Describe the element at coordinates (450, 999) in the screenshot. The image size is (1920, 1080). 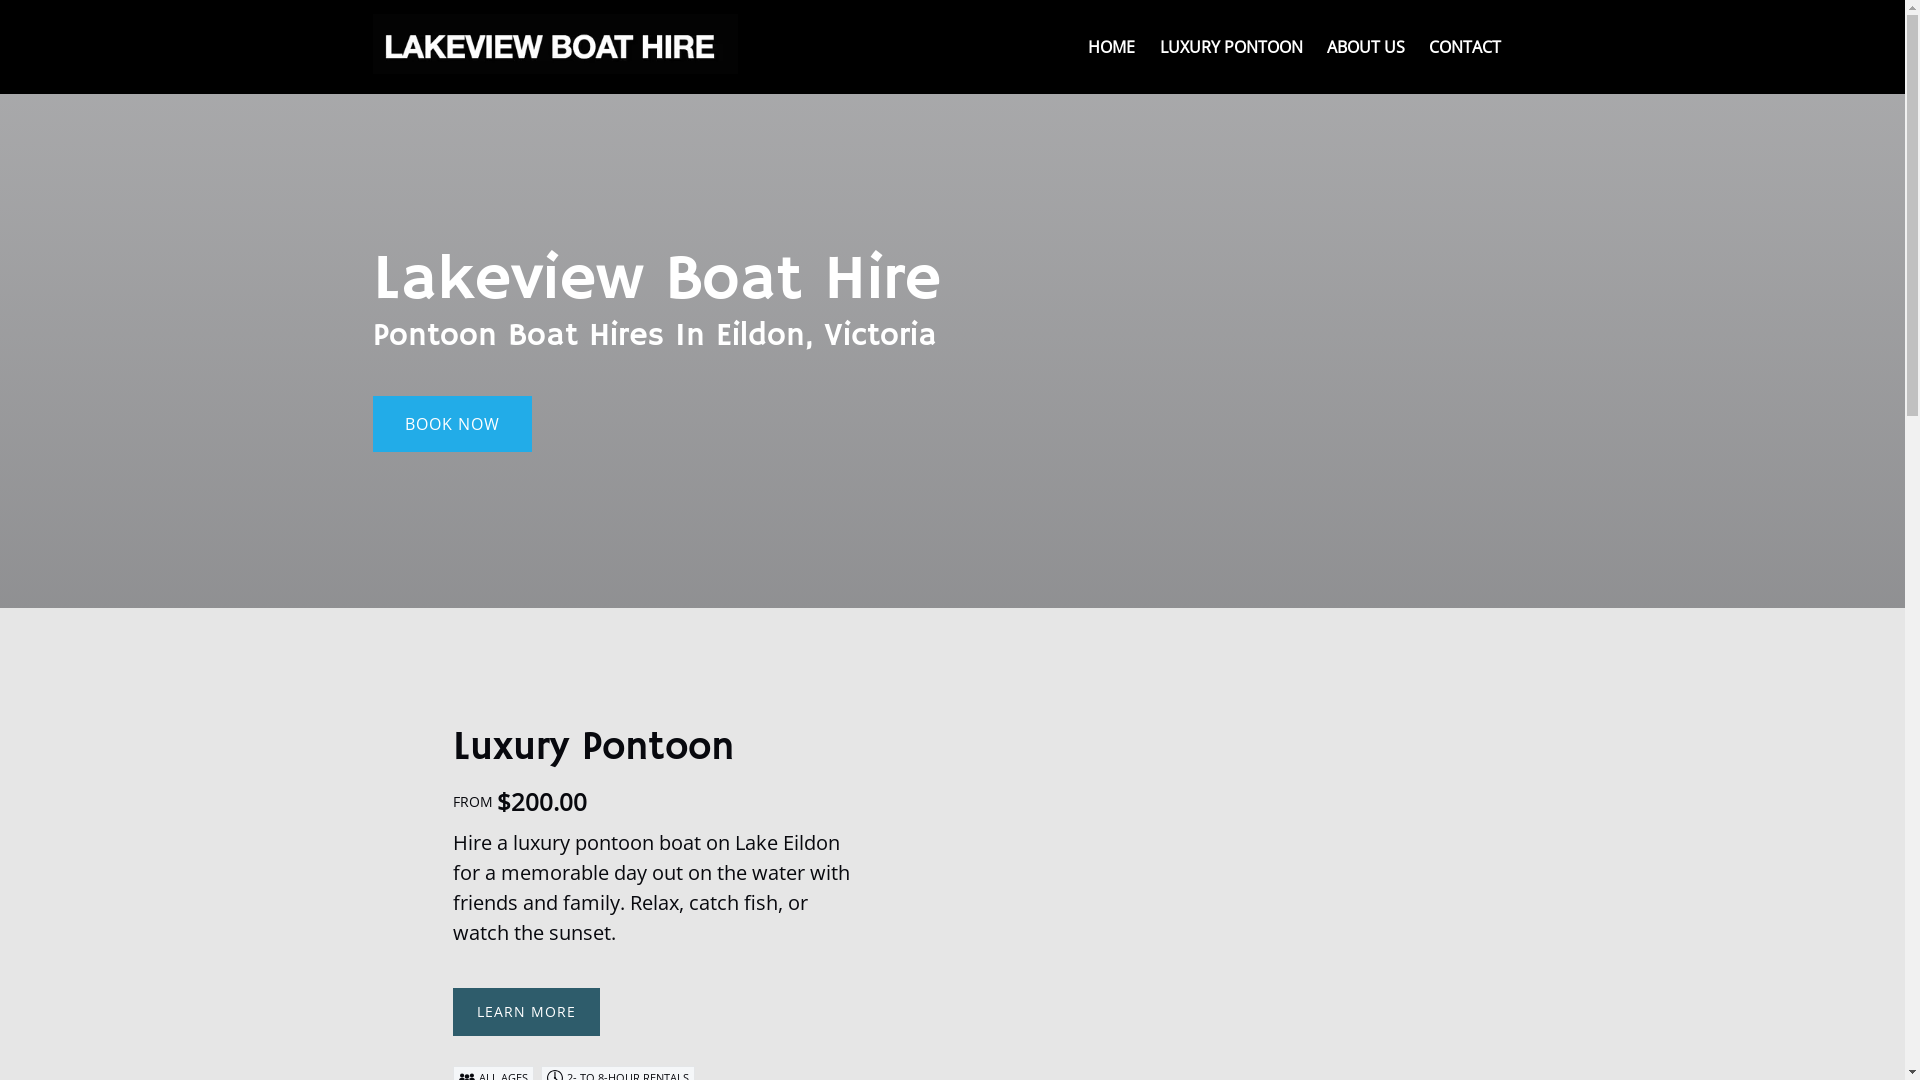
I see `'LEARN MORE'` at that location.